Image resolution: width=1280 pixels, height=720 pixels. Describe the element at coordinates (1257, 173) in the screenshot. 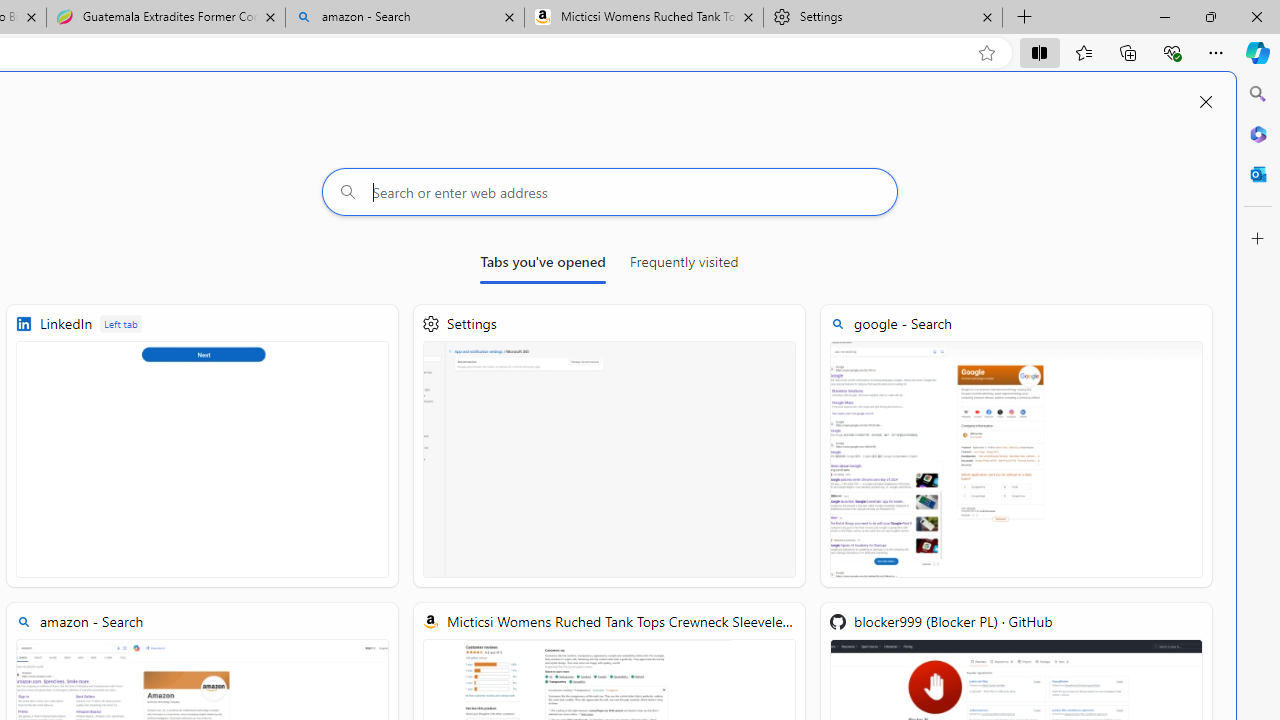

I see `'Outlook'` at that location.